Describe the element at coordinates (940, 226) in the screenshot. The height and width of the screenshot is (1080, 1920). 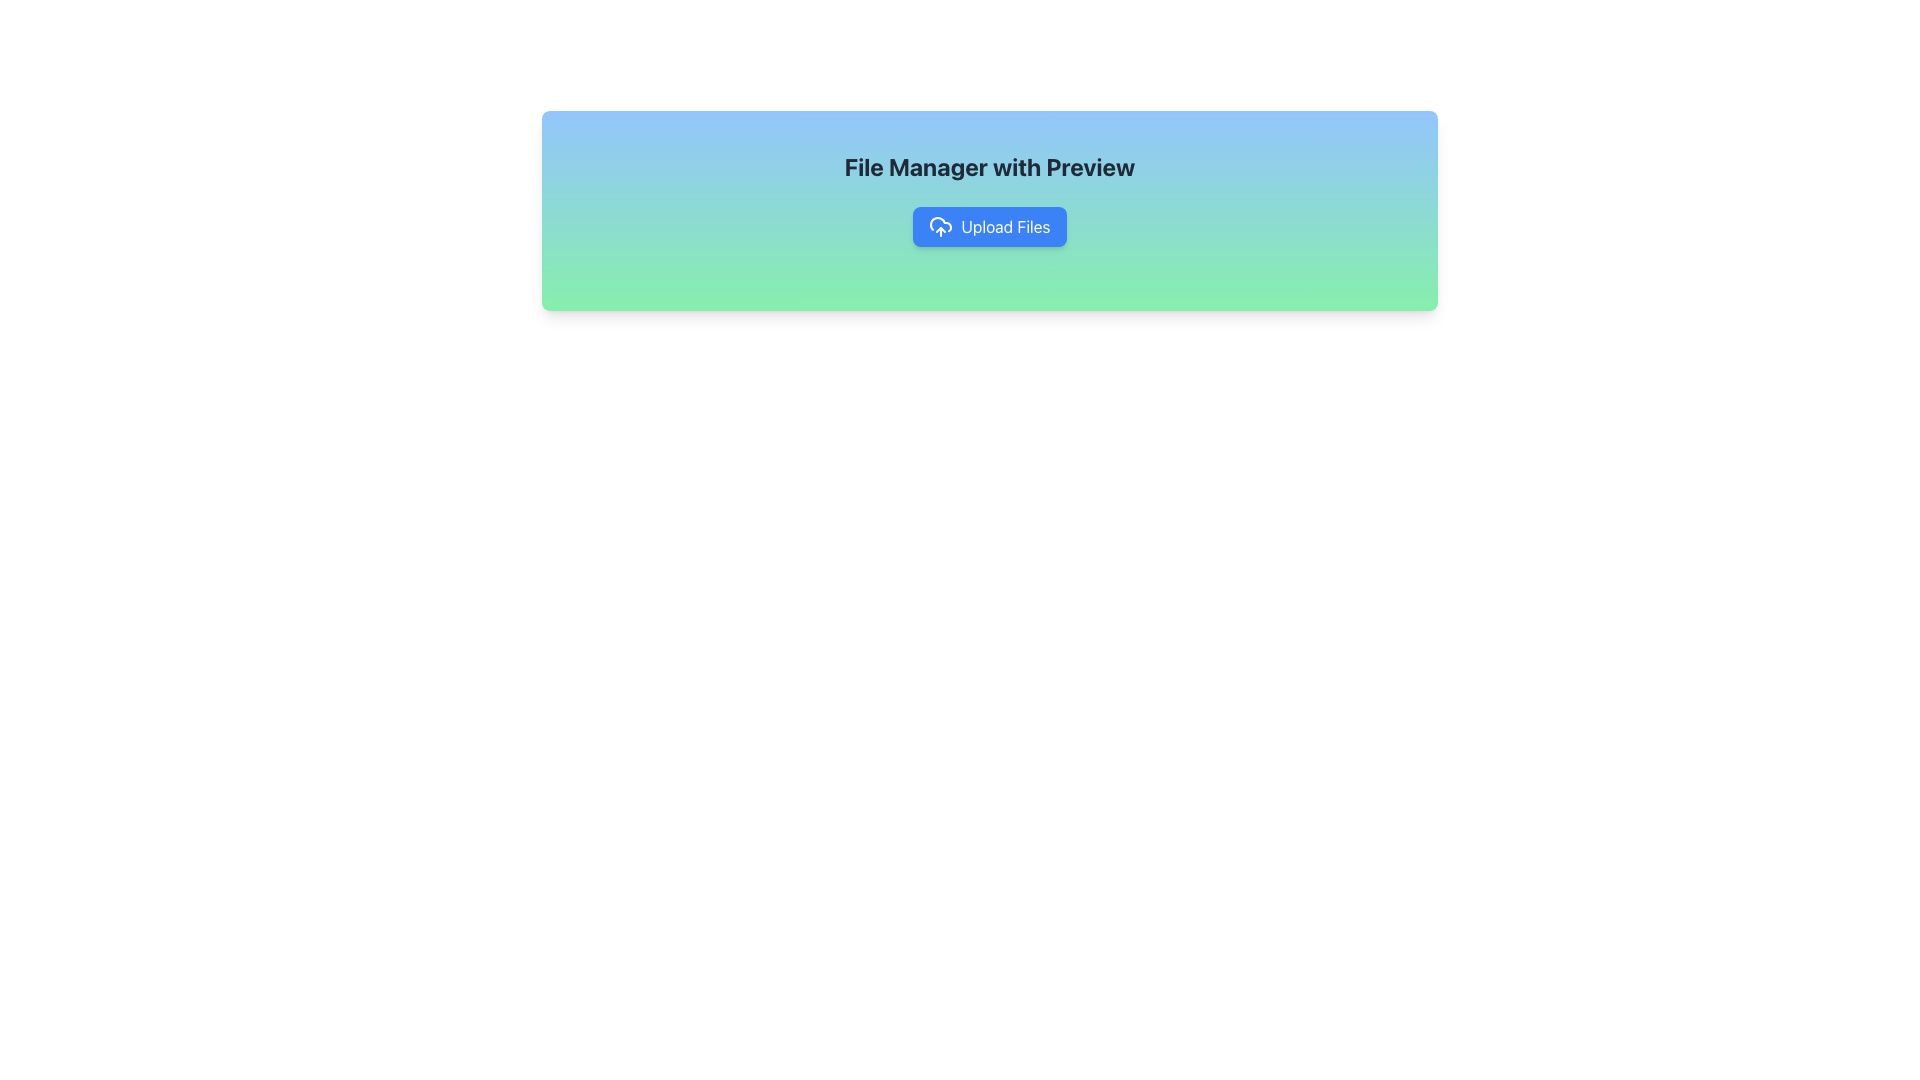
I see `the cloud icon with an upward arrow located within the 'Upload Files' button, which is centered below the 'File Manager with Preview' title` at that location.